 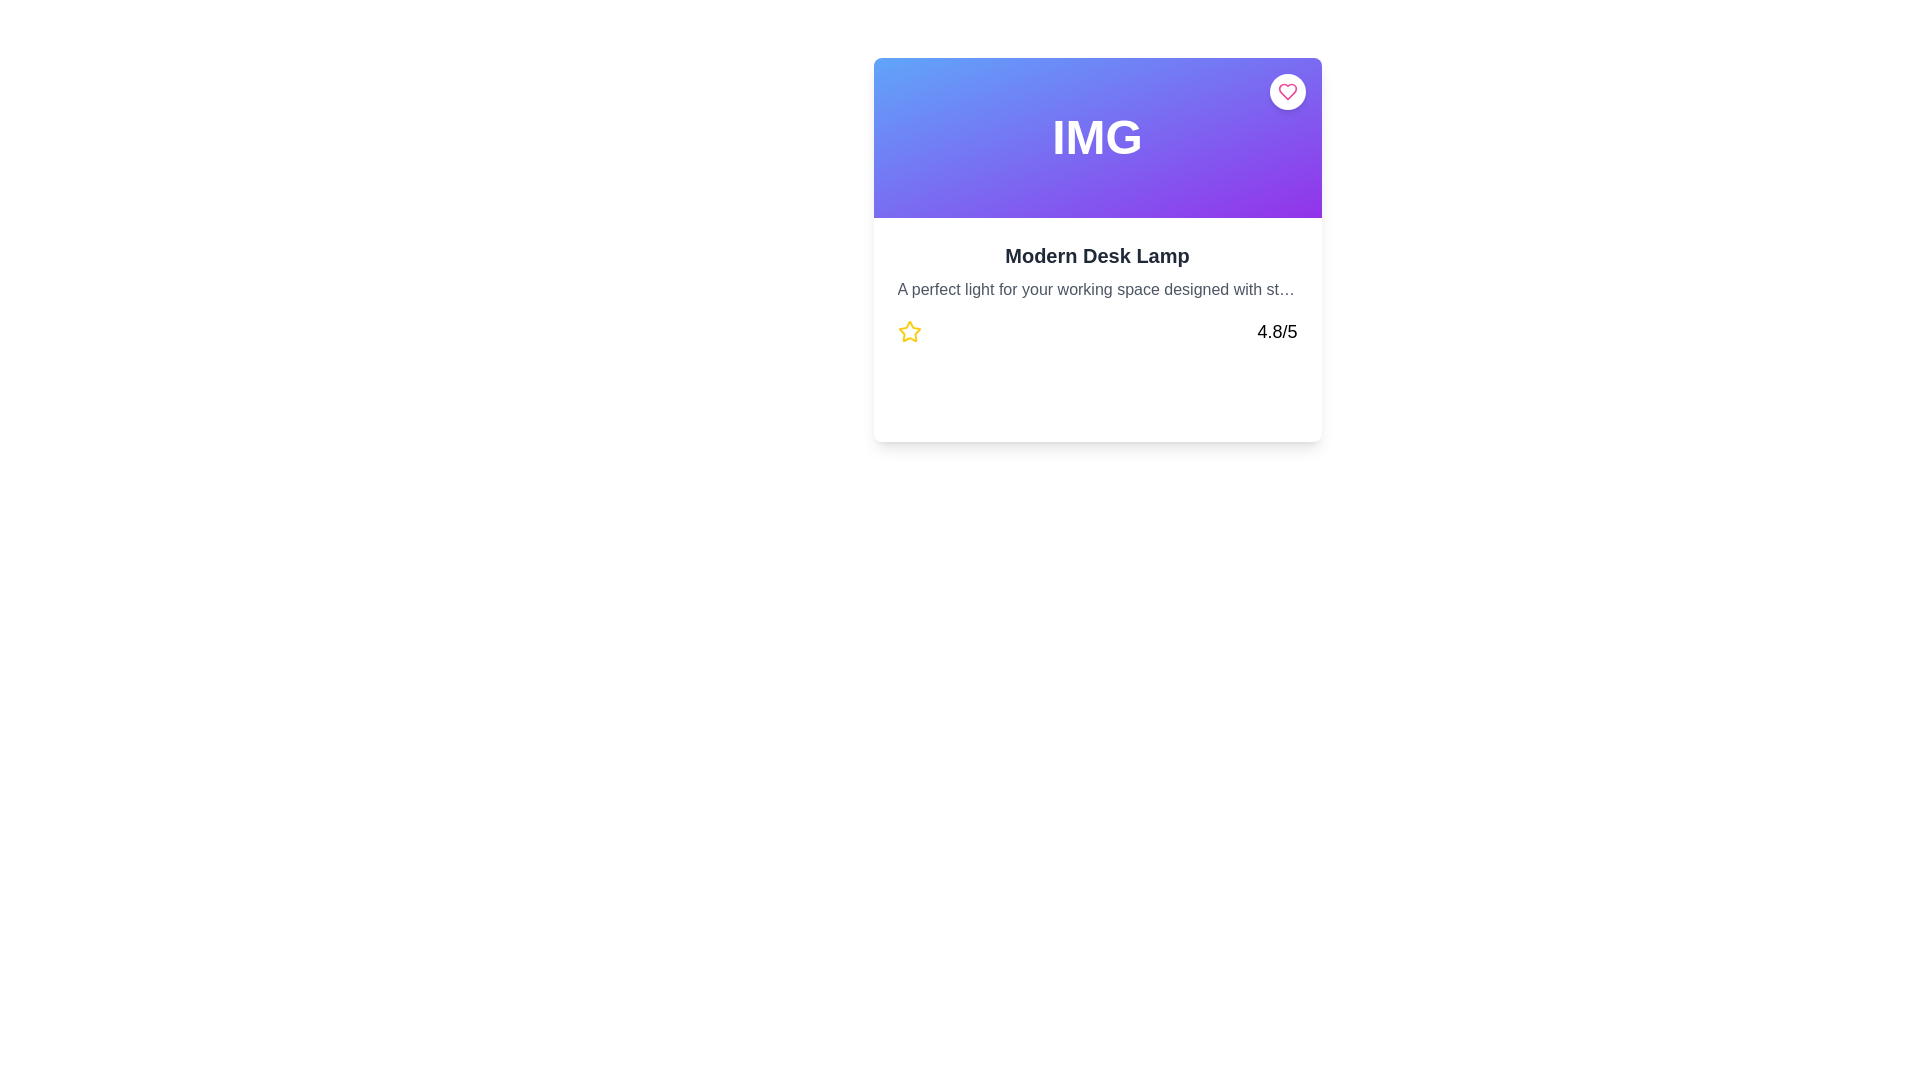 What do you see at coordinates (1287, 92) in the screenshot?
I see `the heart icon located in the top-right corner of the card component to mark the associated item as a favorite` at bounding box center [1287, 92].